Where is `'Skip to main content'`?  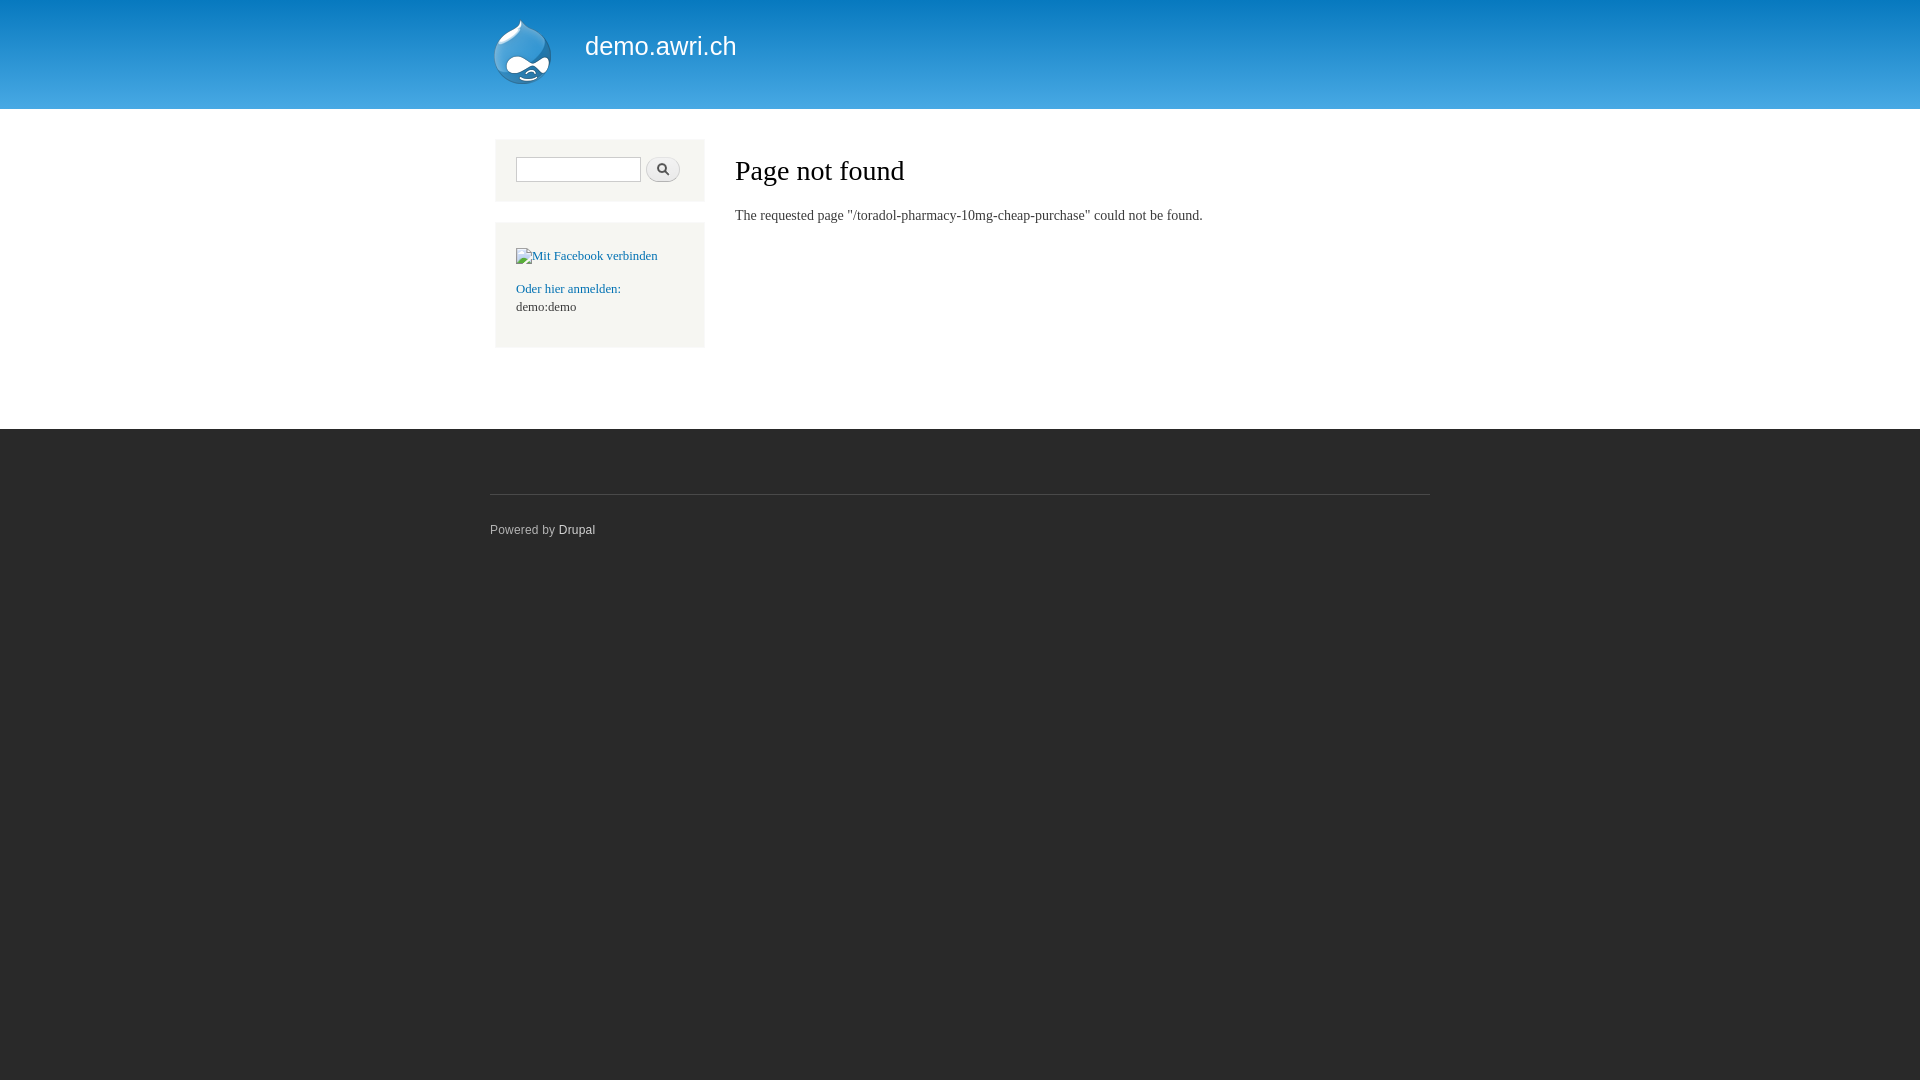
'Skip to main content' is located at coordinates (885, 2).